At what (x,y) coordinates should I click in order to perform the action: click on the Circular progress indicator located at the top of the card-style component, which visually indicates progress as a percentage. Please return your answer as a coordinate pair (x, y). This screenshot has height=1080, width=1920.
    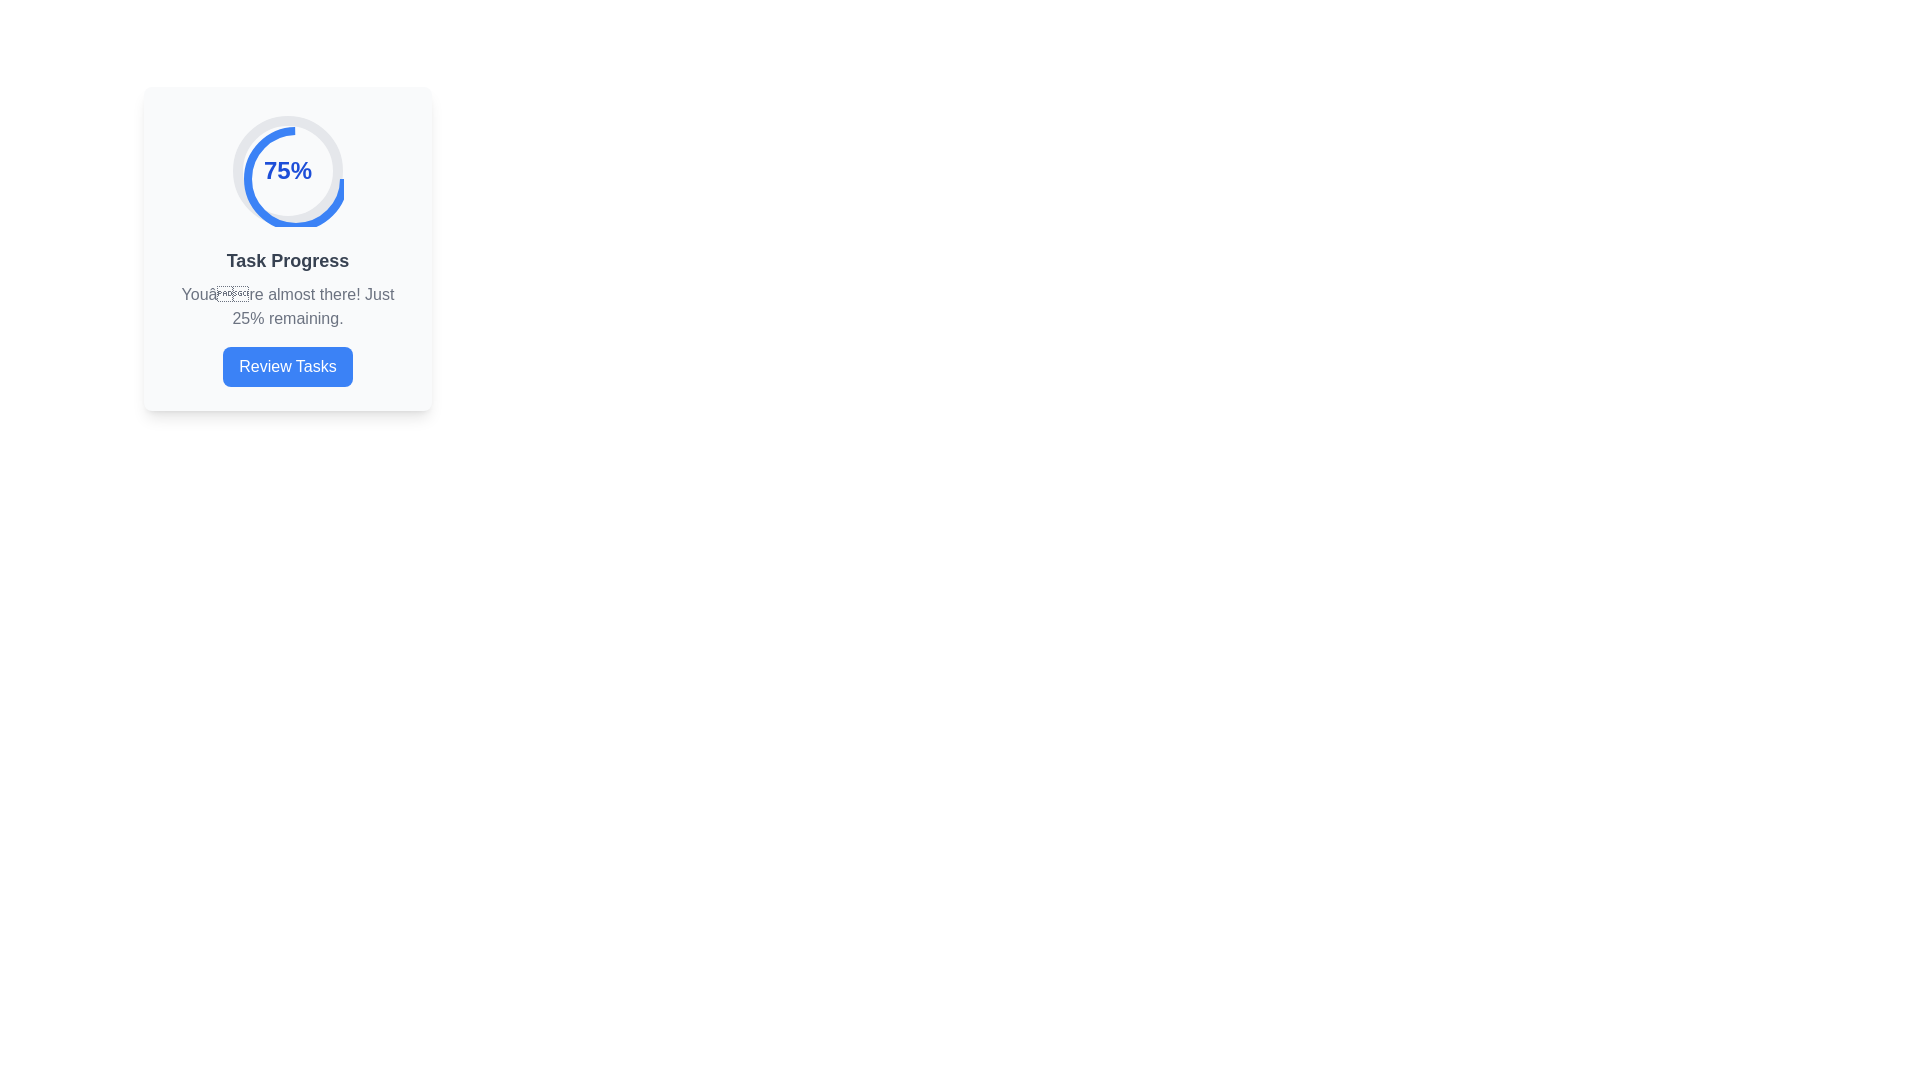
    Looking at the image, I should click on (295, 177).